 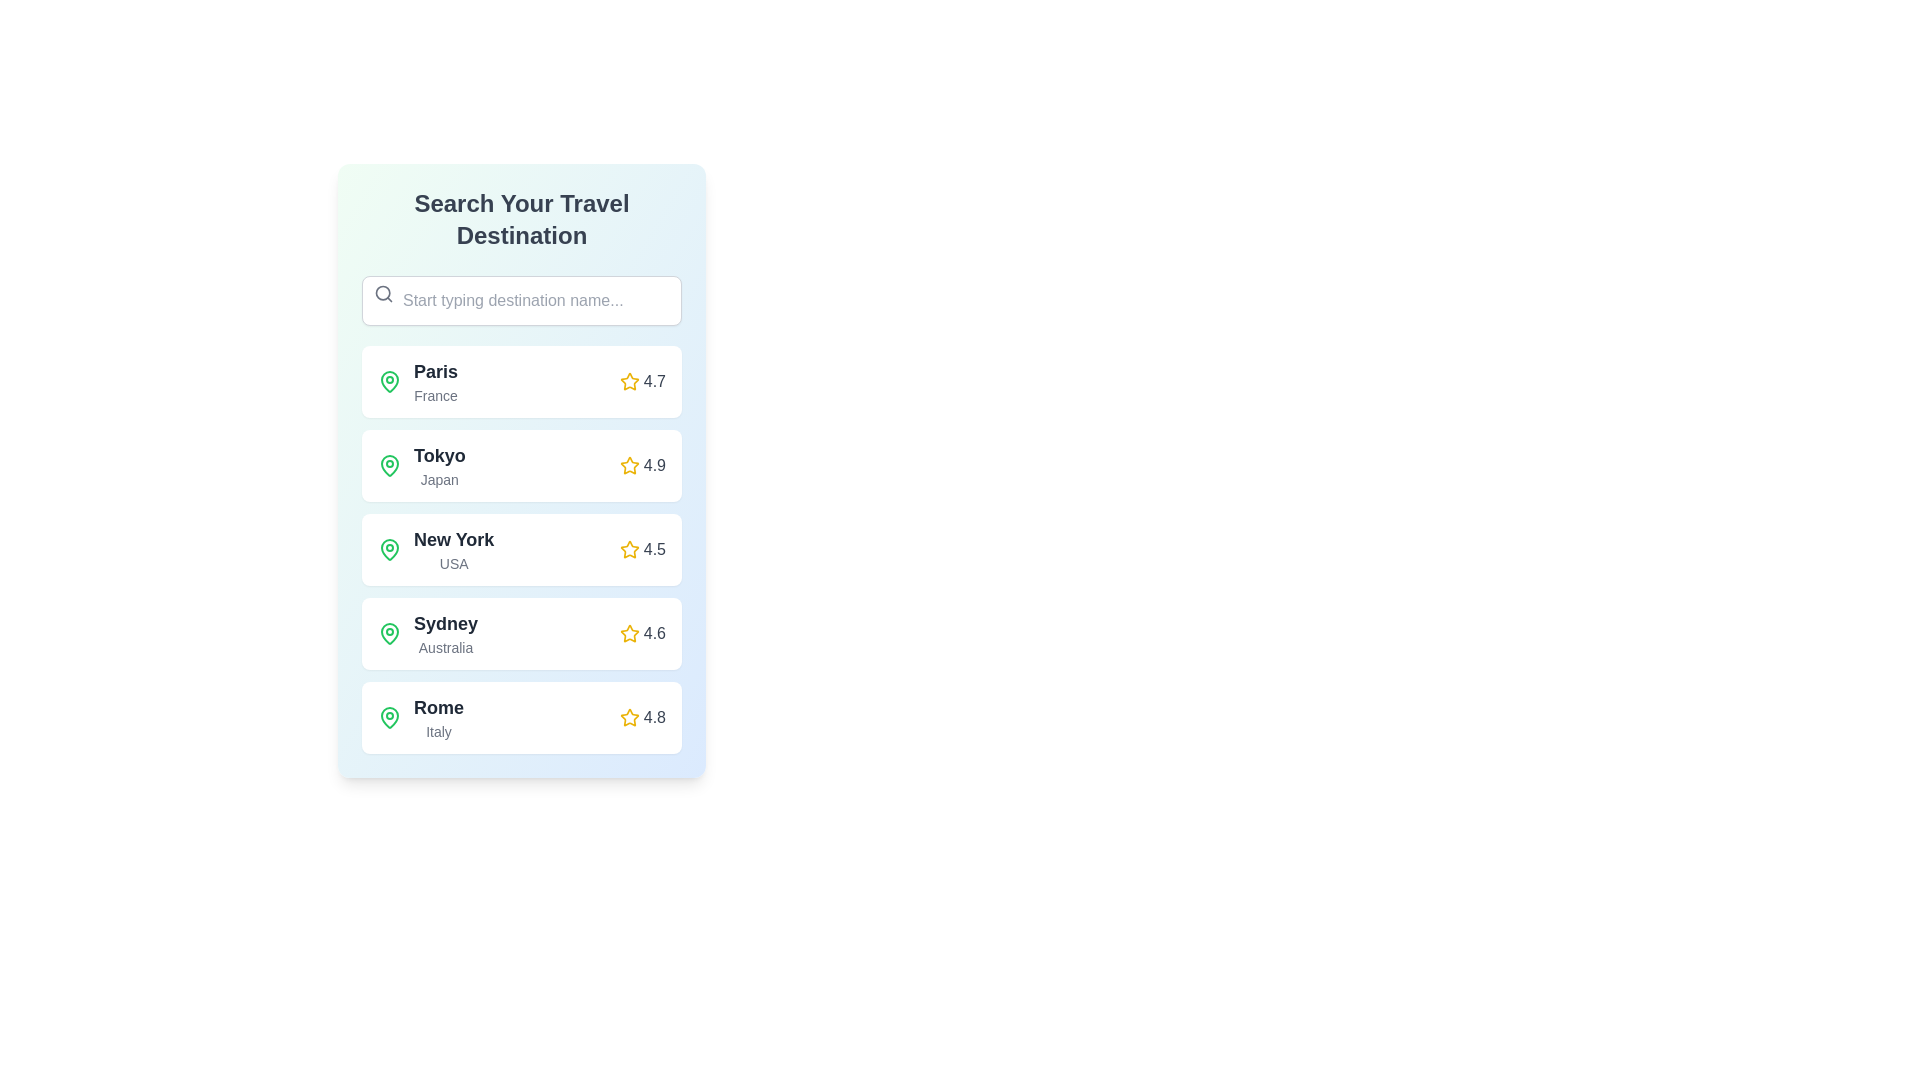 I want to click on text content of the Text label displaying 'Tokyo', which serves as the title for a location entry, positioned above 'Japan' and to the right of the green pin icon, so click(x=438, y=455).